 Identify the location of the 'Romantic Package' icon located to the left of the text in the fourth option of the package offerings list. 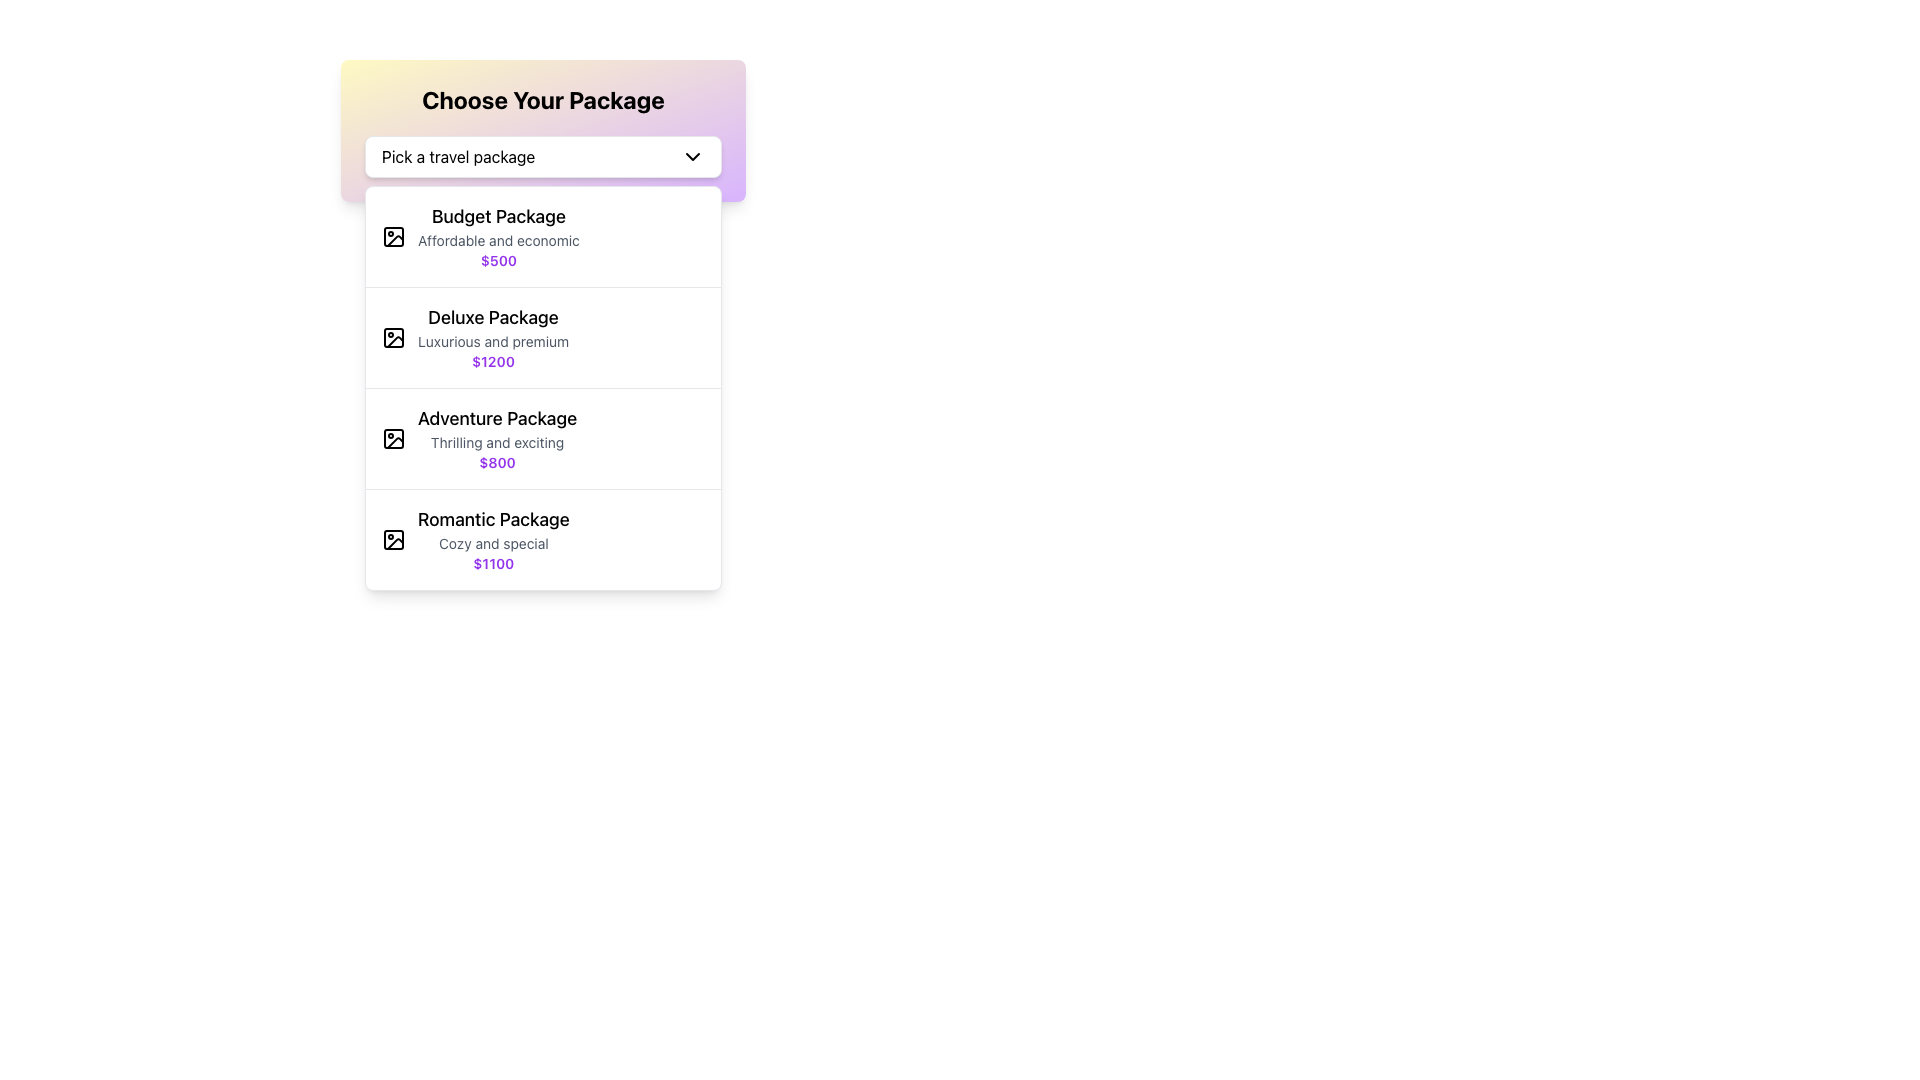
(393, 540).